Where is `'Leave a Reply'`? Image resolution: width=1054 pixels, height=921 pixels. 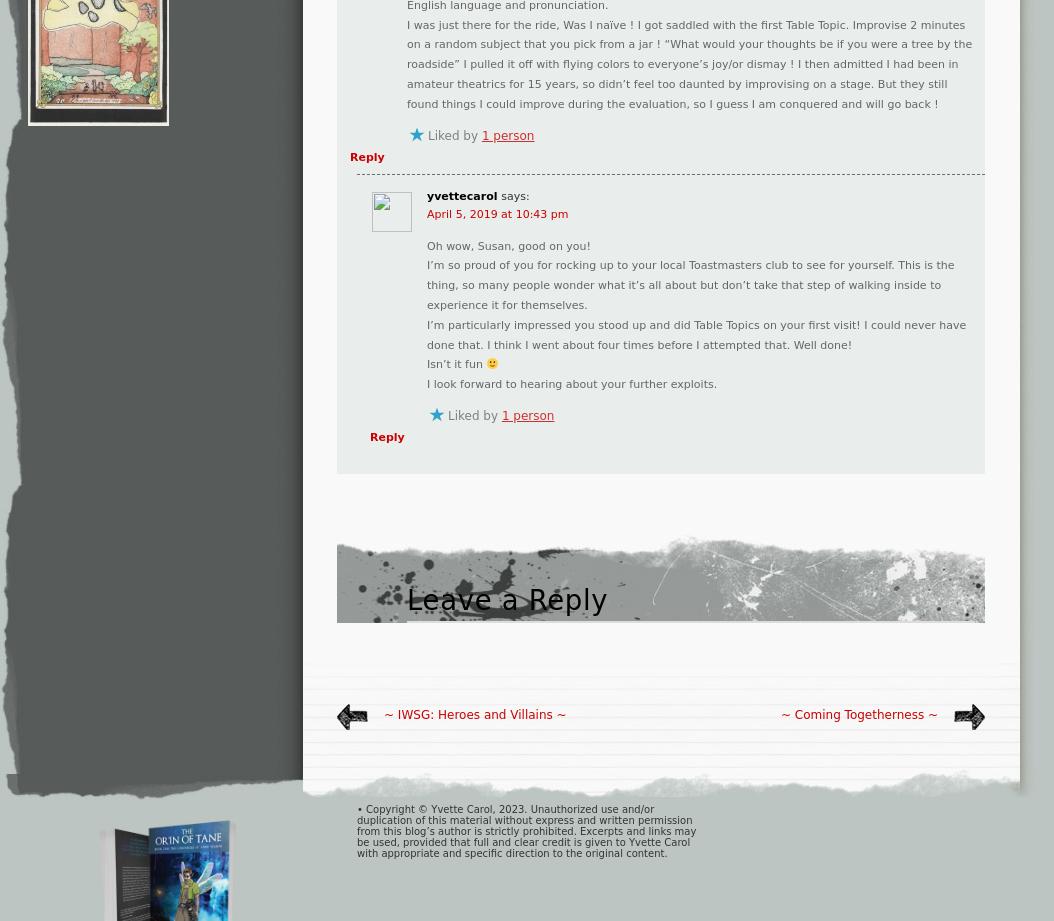 'Leave a Reply' is located at coordinates (506, 598).